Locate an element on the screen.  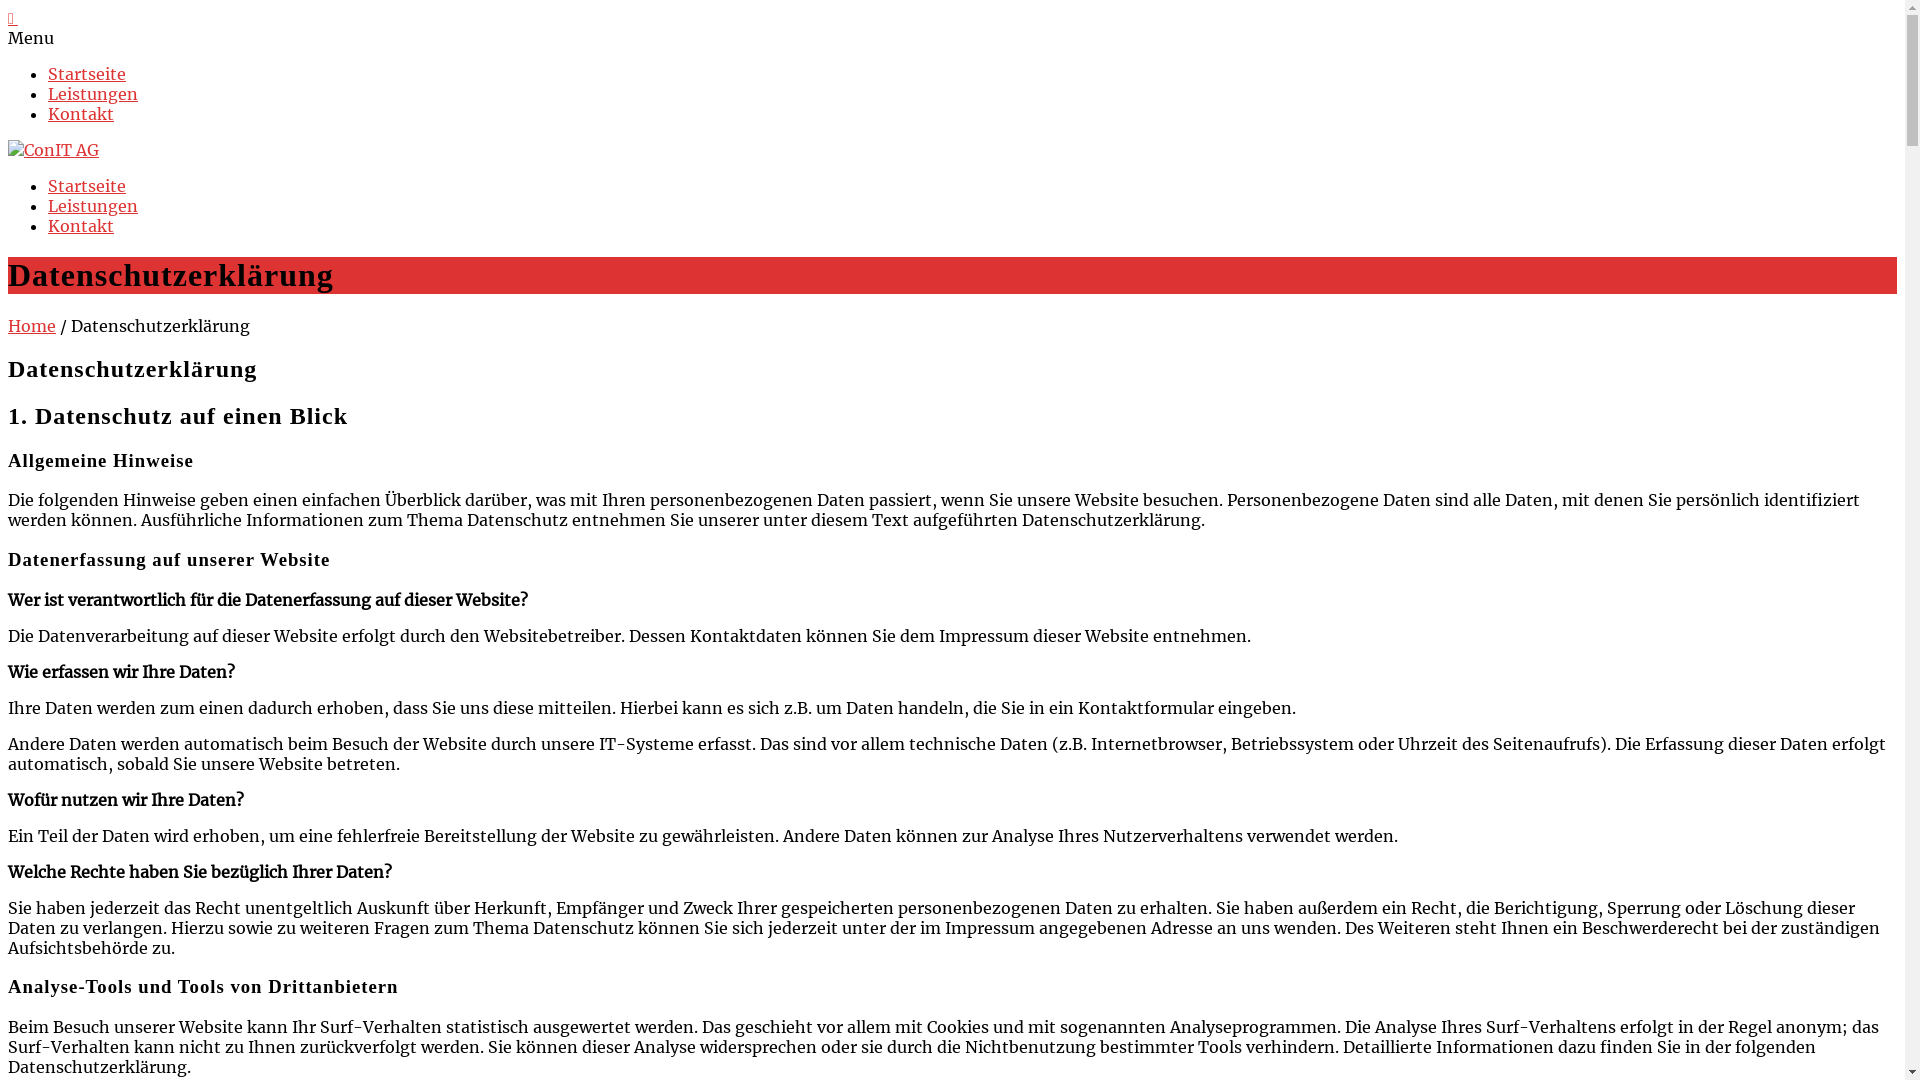
'Startseite' is located at coordinates (85, 185).